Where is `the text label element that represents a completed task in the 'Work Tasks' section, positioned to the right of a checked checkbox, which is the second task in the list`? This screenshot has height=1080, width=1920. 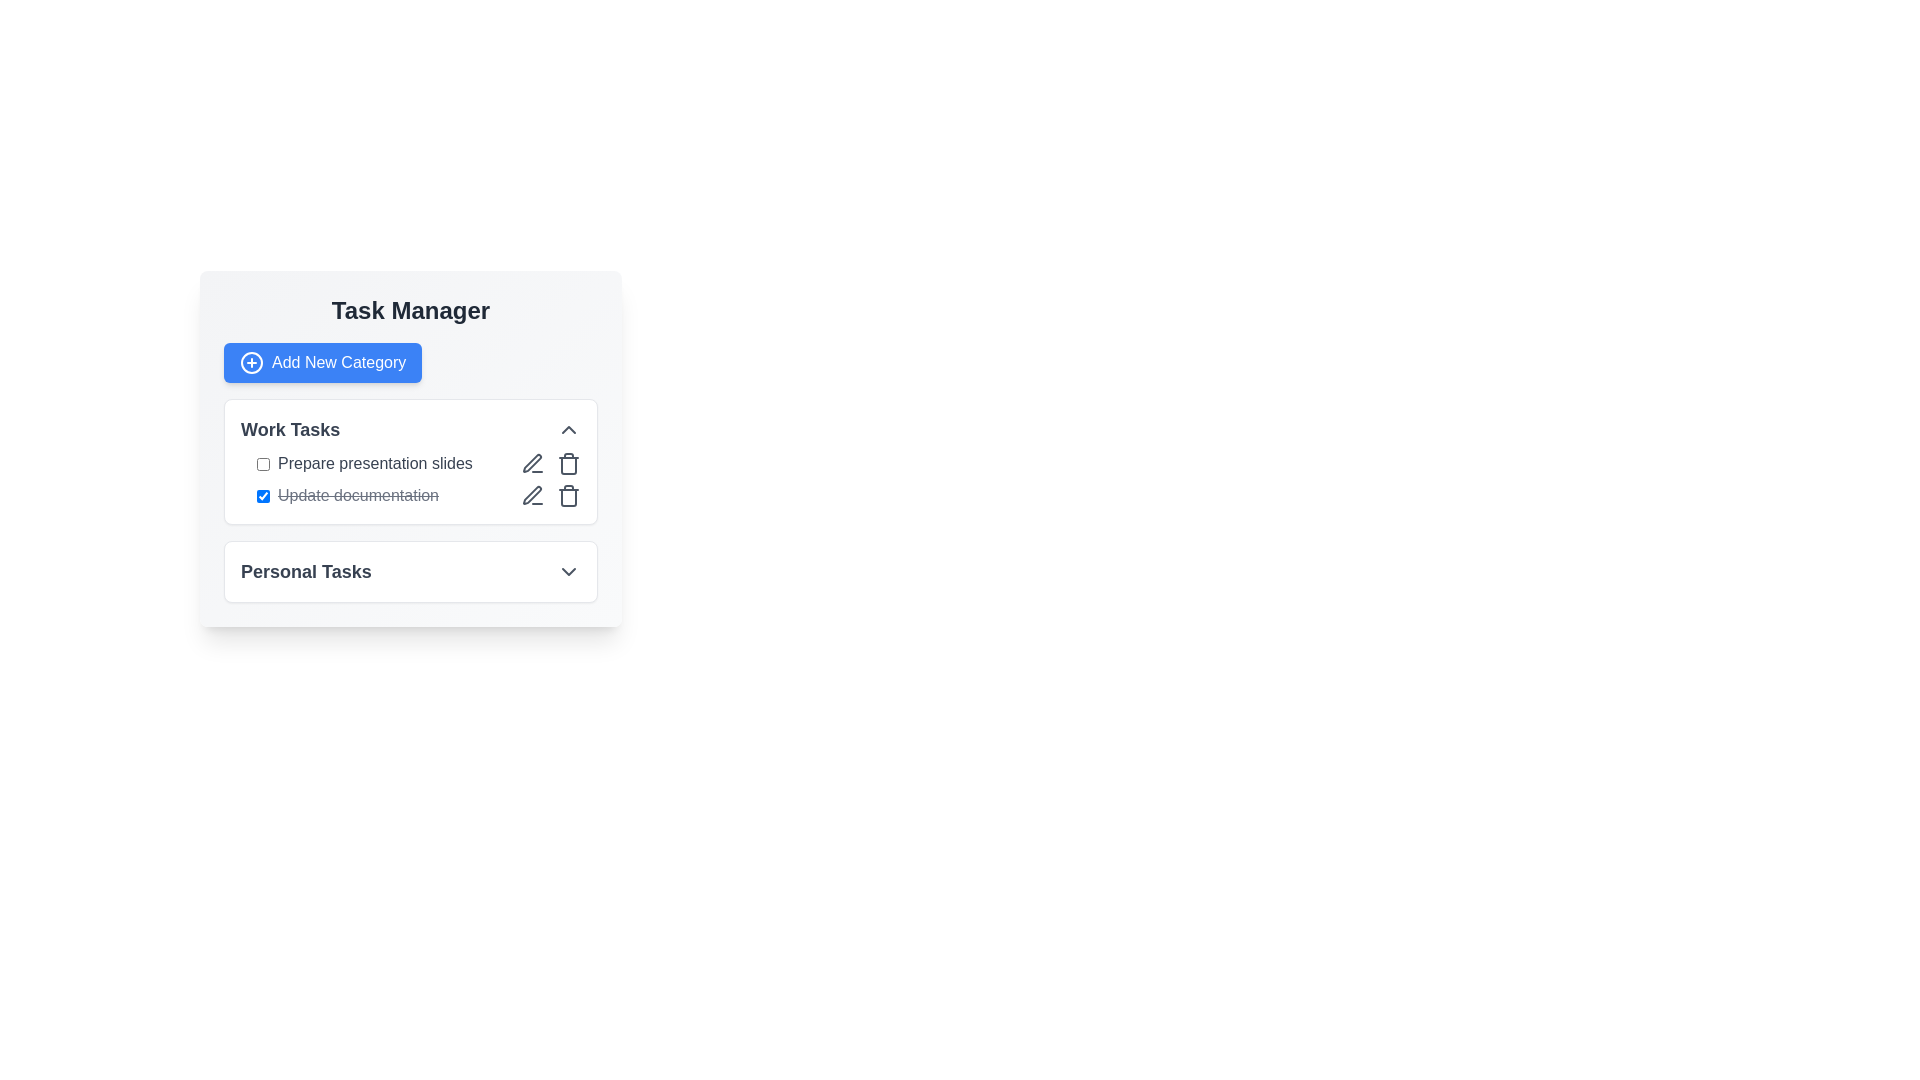 the text label element that represents a completed task in the 'Work Tasks' section, positioned to the right of a checked checkbox, which is the second task in the list is located at coordinates (358, 495).